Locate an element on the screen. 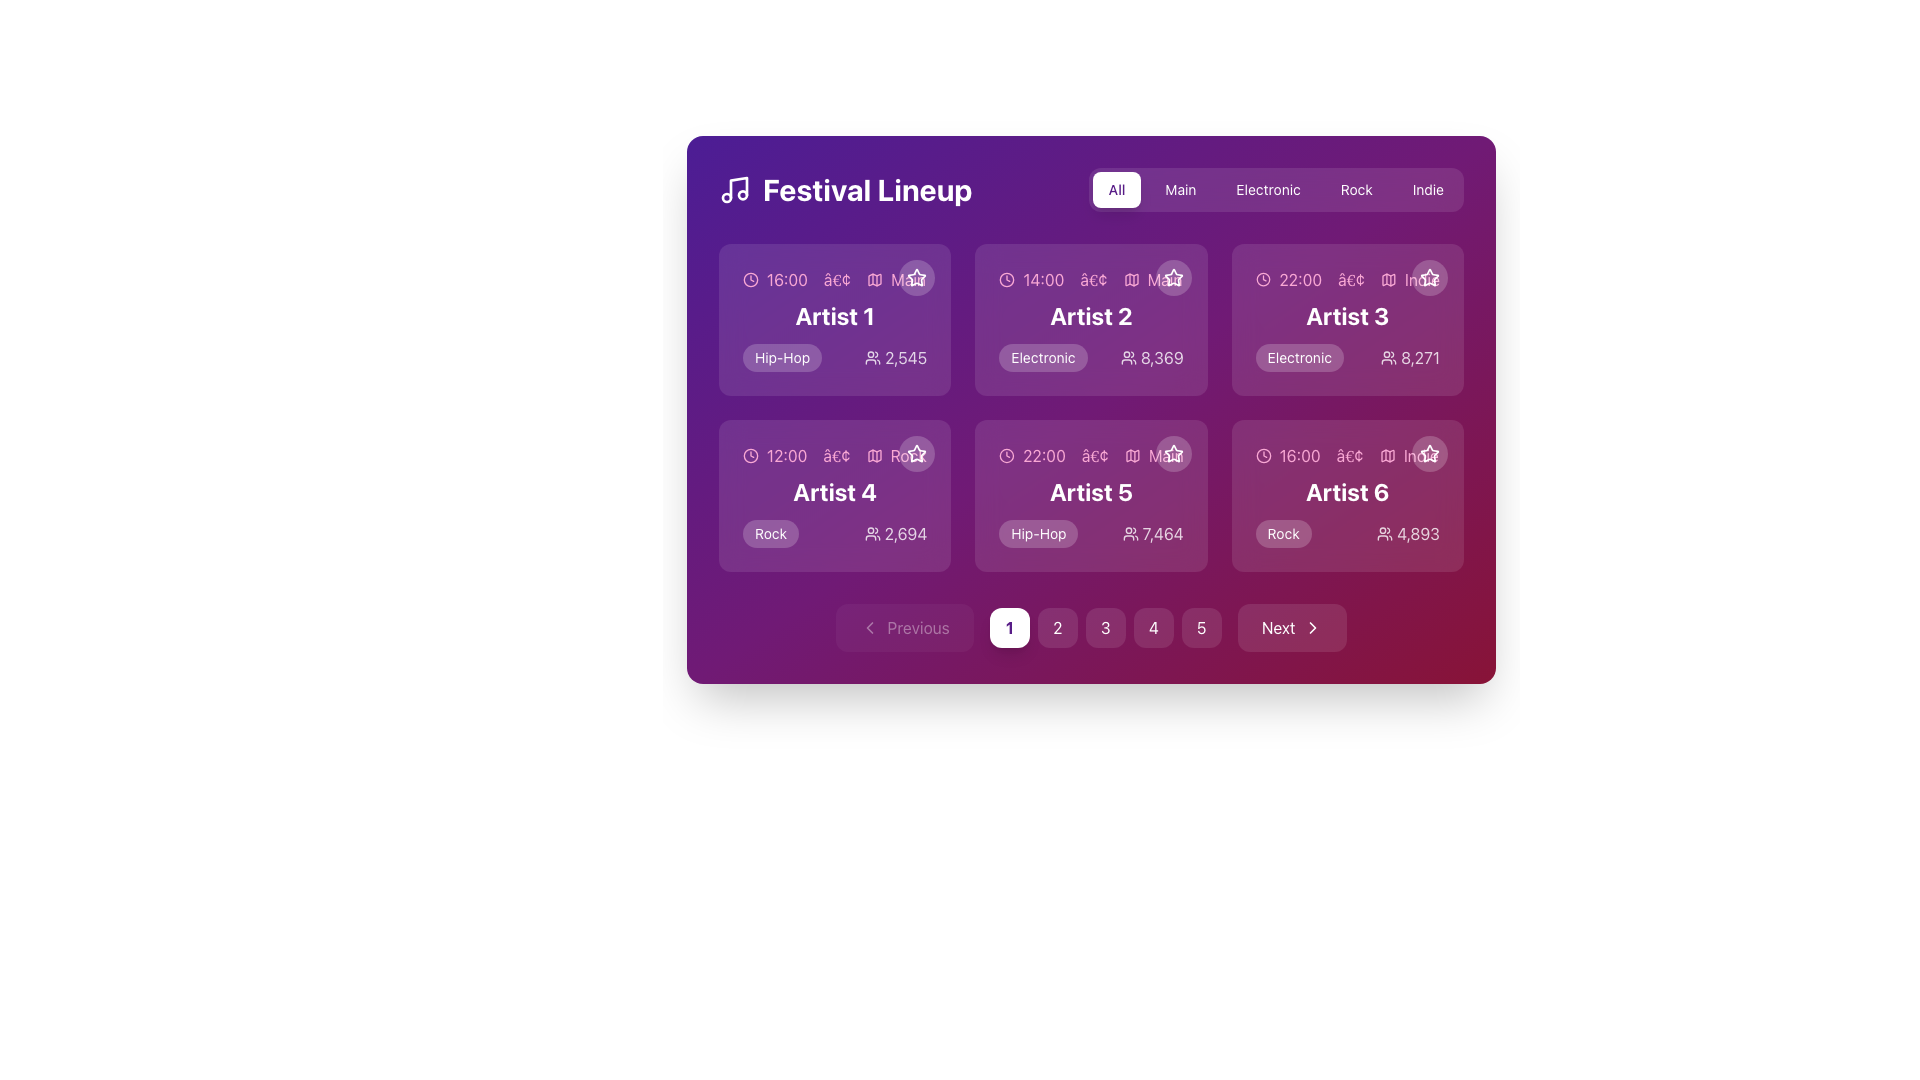  the 'All' tab in the Tab Bar to filter content, which has a white background and purple text, located below 'Festival Lineup' is located at coordinates (1090, 189).